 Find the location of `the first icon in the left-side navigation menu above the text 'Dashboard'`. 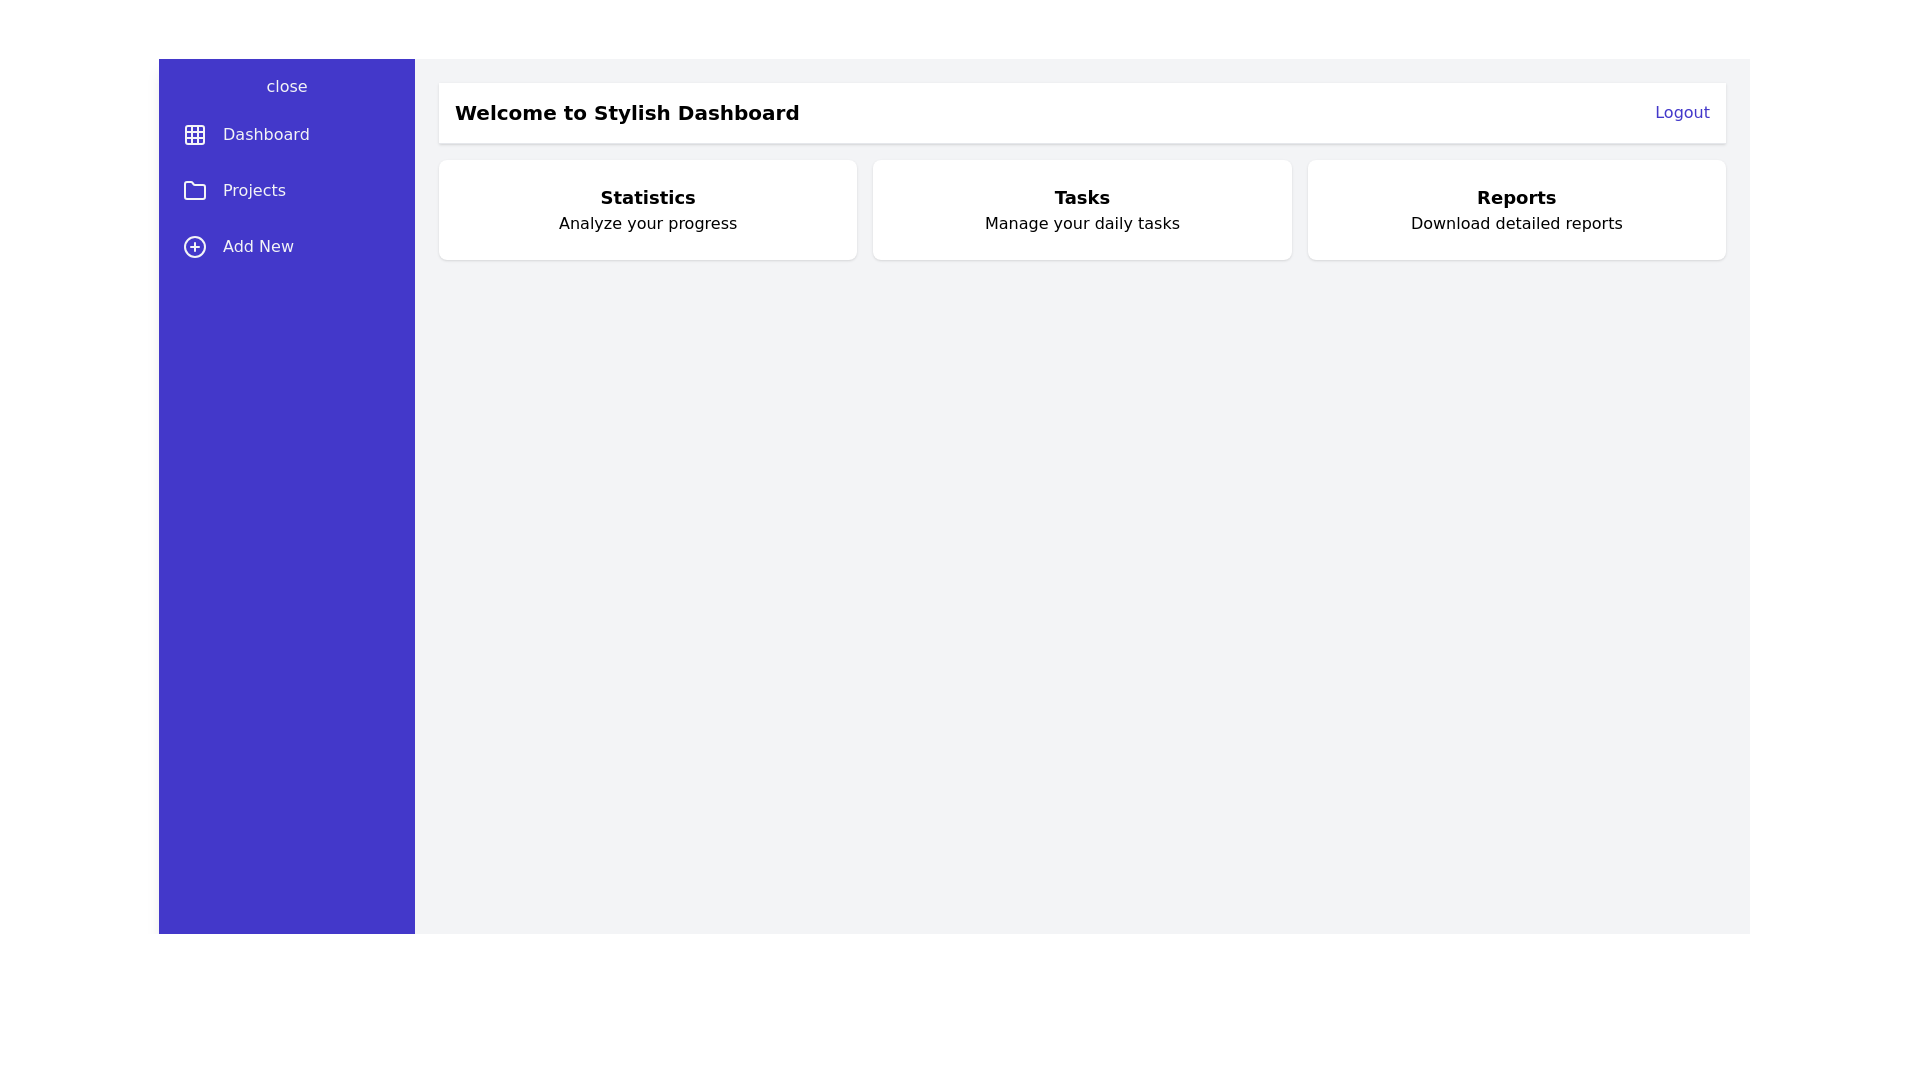

the first icon in the left-side navigation menu above the text 'Dashboard' is located at coordinates (195, 135).